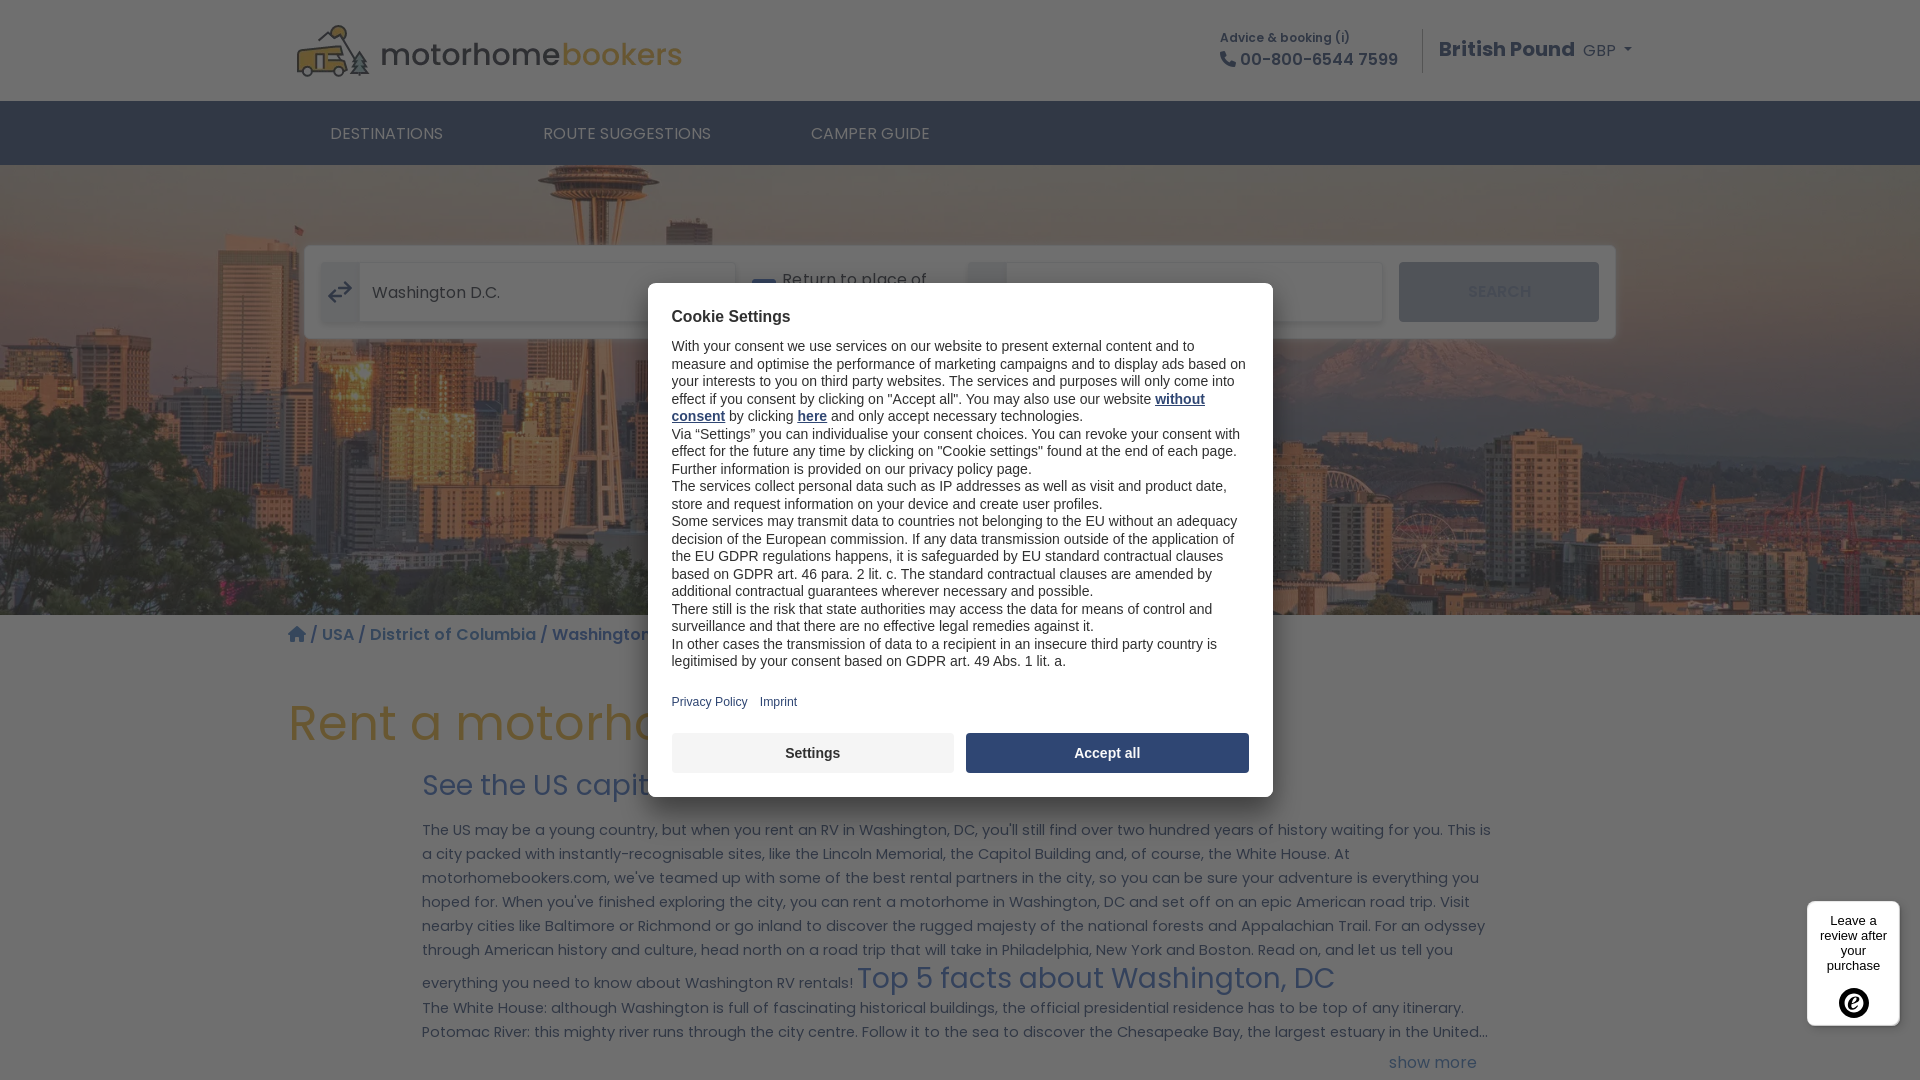  What do you see at coordinates (870, 132) in the screenshot?
I see `'CAMPER GUIDE'` at bounding box center [870, 132].